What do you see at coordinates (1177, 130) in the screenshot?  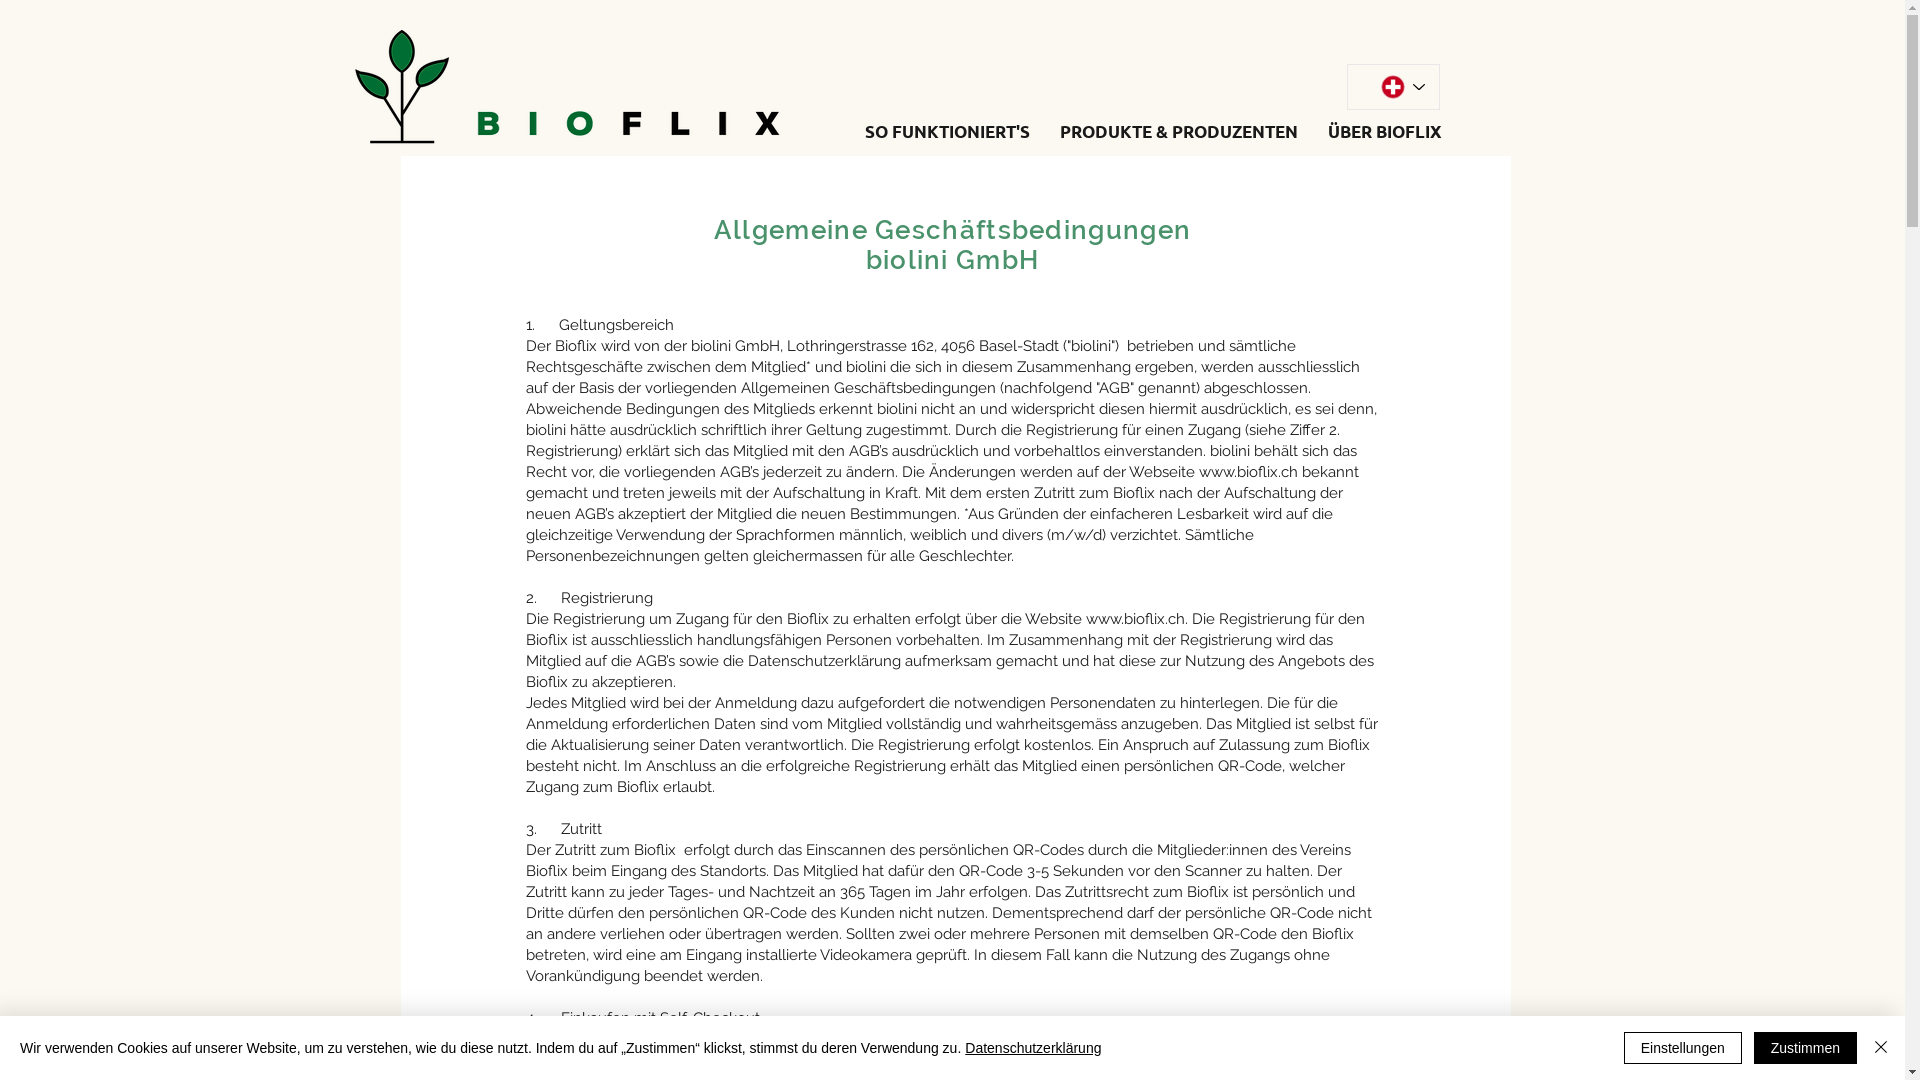 I see `'PRODUKTE & PRODUZENTEN'` at bounding box center [1177, 130].